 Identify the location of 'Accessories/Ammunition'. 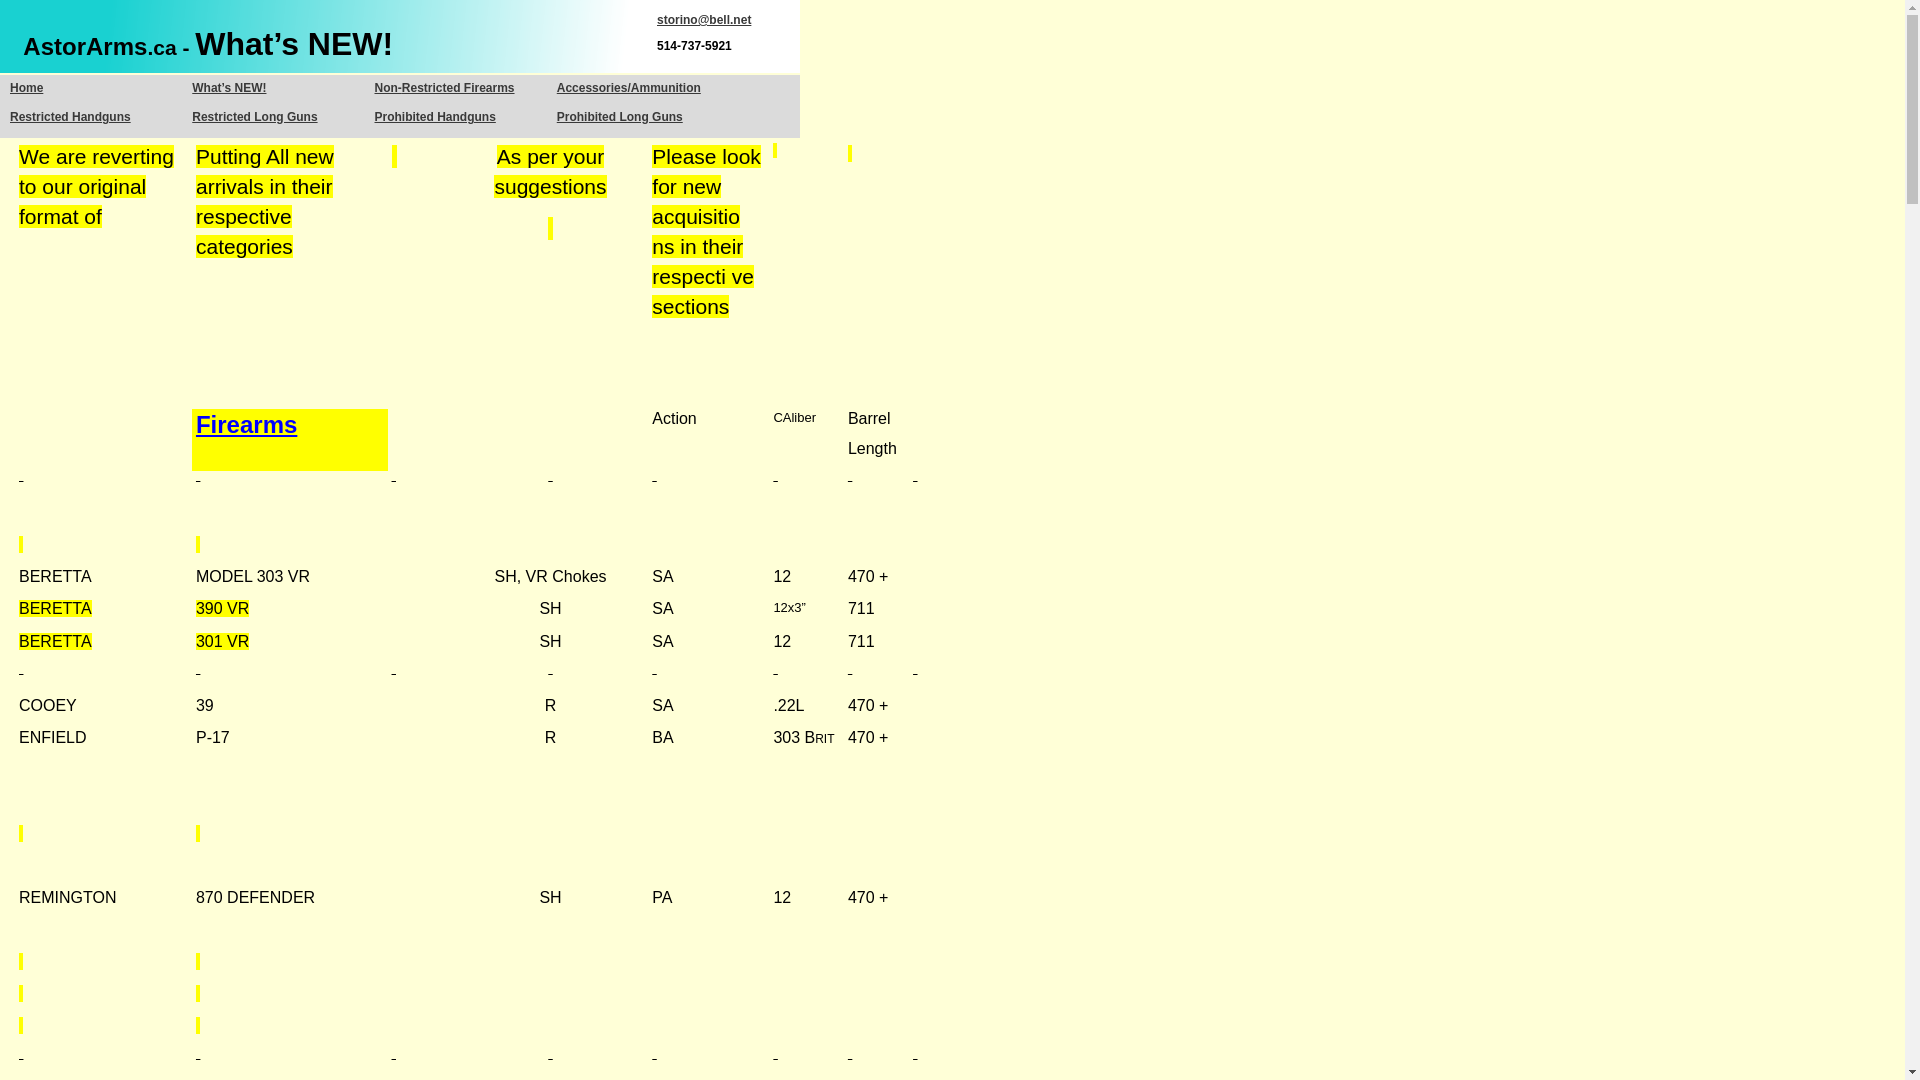
(556, 87).